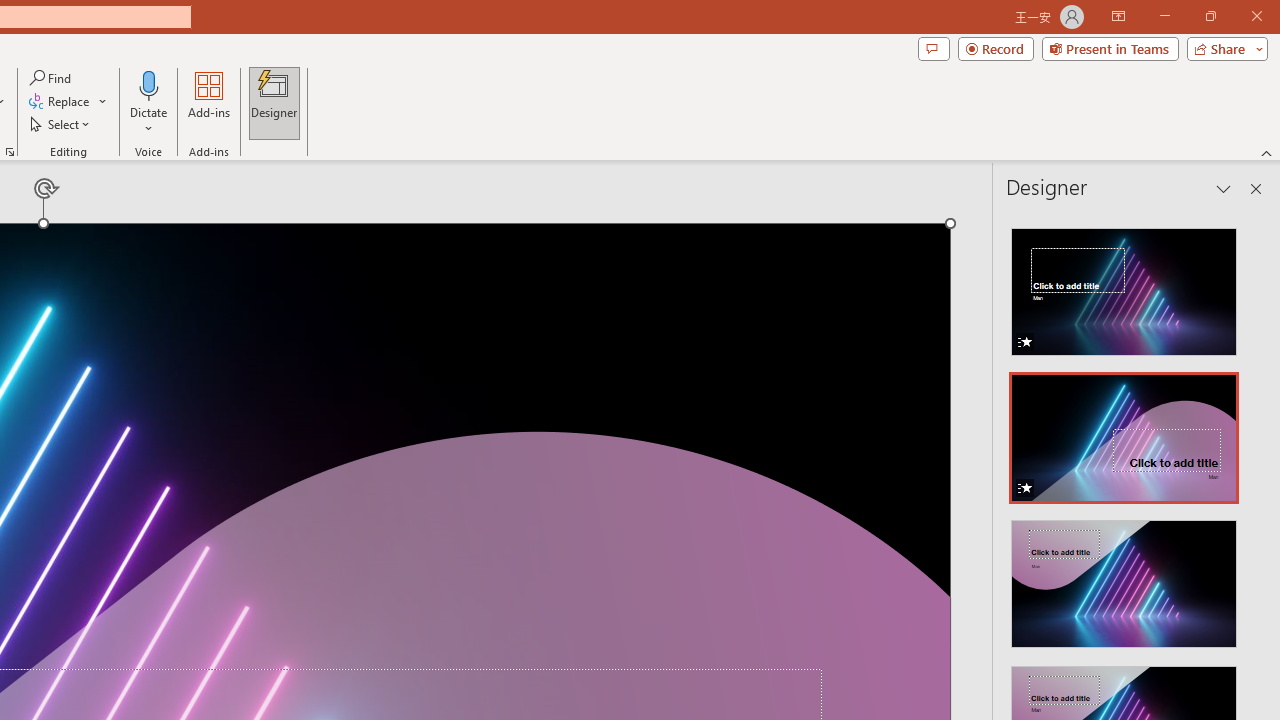 Image resolution: width=1280 pixels, height=720 pixels. Describe the element at coordinates (1124, 431) in the screenshot. I see `'Design Idea with Animation'` at that location.